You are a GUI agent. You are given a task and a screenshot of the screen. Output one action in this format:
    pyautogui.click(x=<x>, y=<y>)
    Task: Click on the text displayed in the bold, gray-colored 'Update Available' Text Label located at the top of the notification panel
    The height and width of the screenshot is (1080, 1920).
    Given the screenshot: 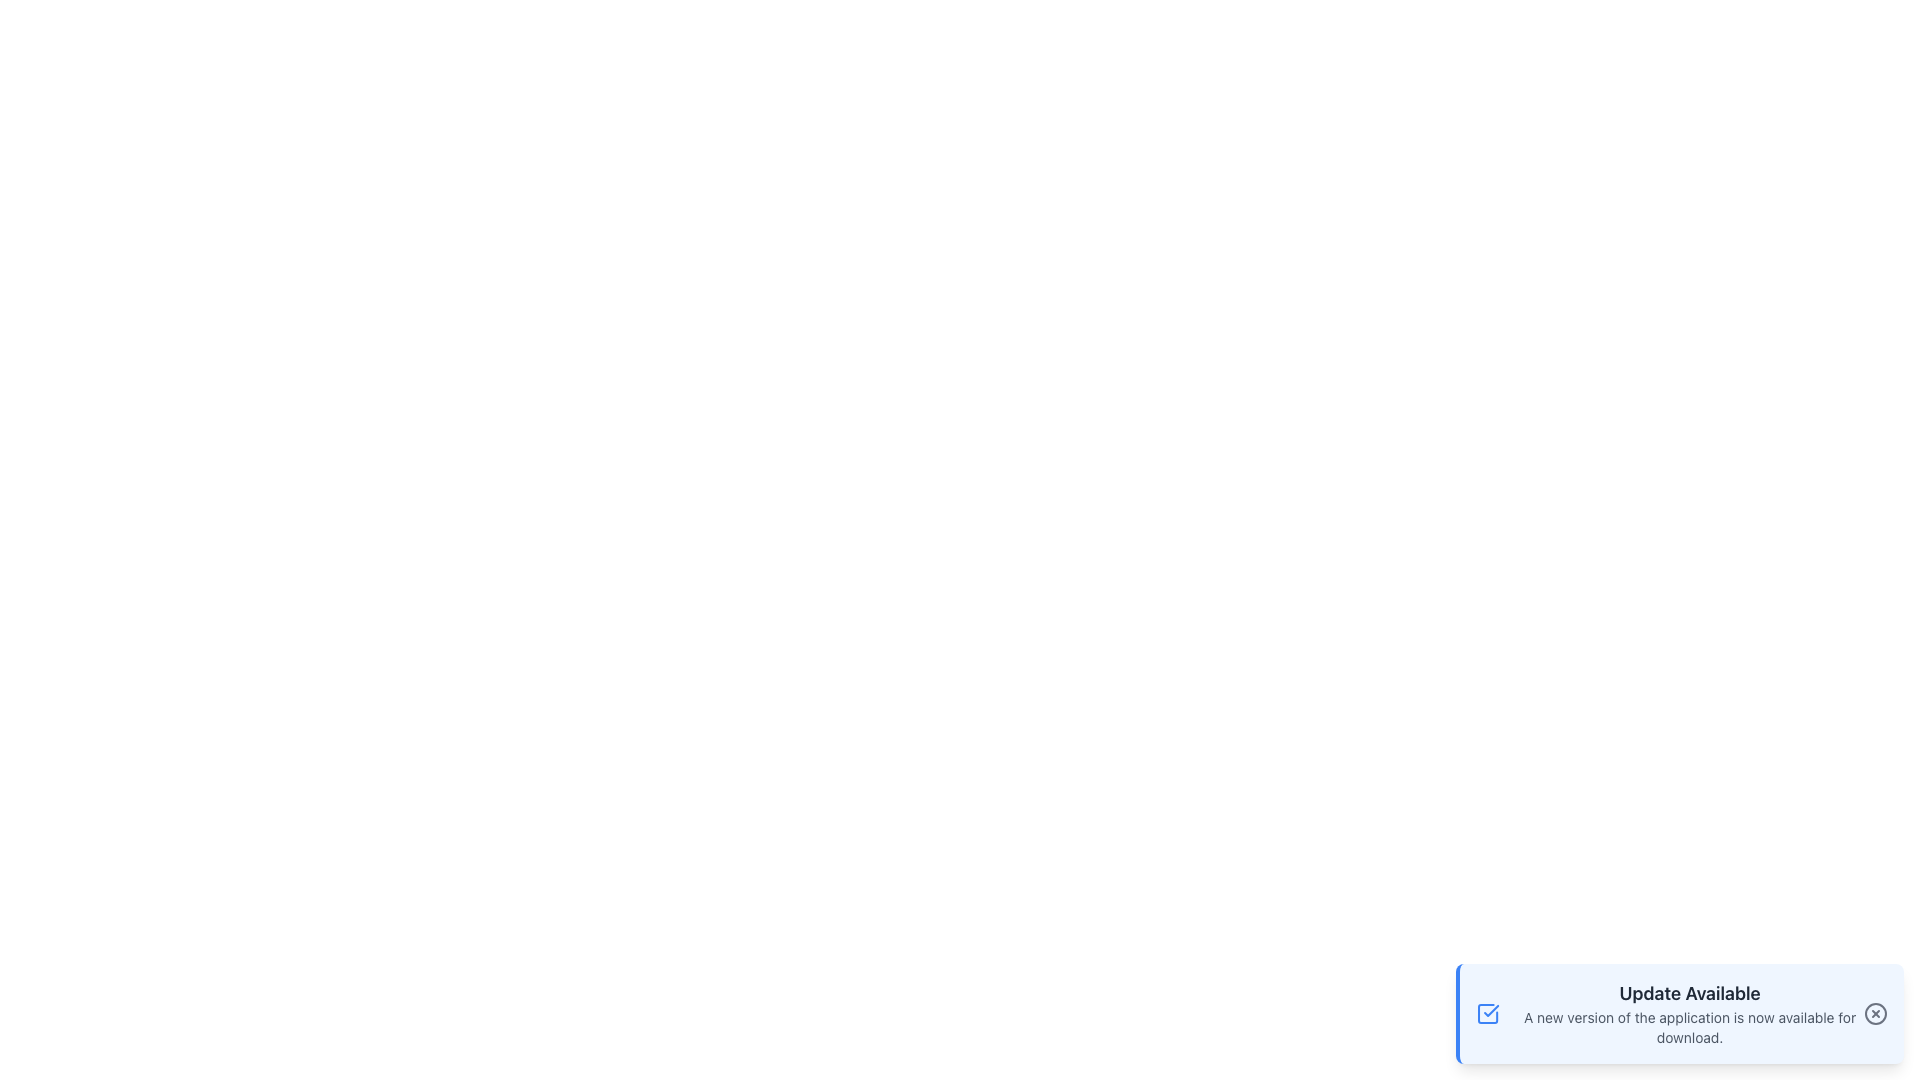 What is the action you would take?
    pyautogui.click(x=1689, y=994)
    